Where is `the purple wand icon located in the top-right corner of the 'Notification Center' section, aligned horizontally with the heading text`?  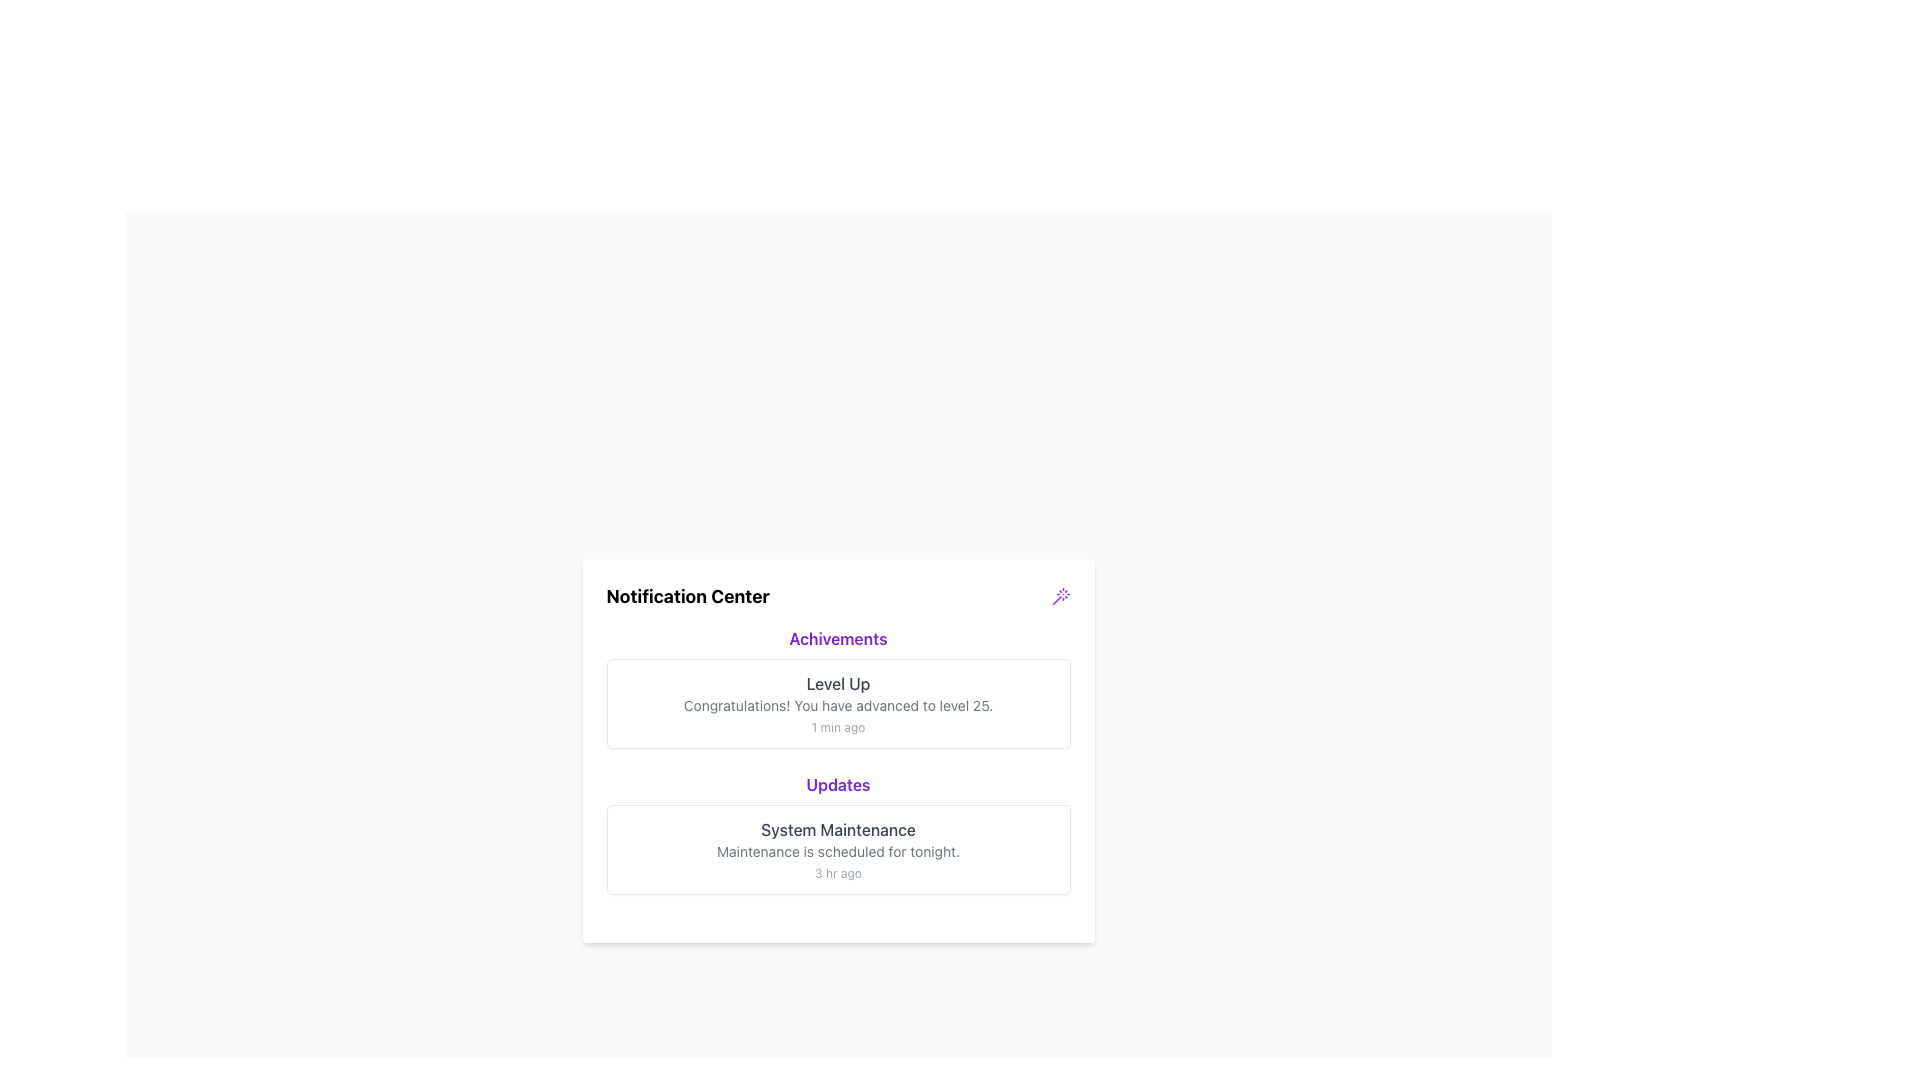 the purple wand icon located in the top-right corner of the 'Notification Center' section, aligned horizontally with the heading text is located at coordinates (1059, 596).